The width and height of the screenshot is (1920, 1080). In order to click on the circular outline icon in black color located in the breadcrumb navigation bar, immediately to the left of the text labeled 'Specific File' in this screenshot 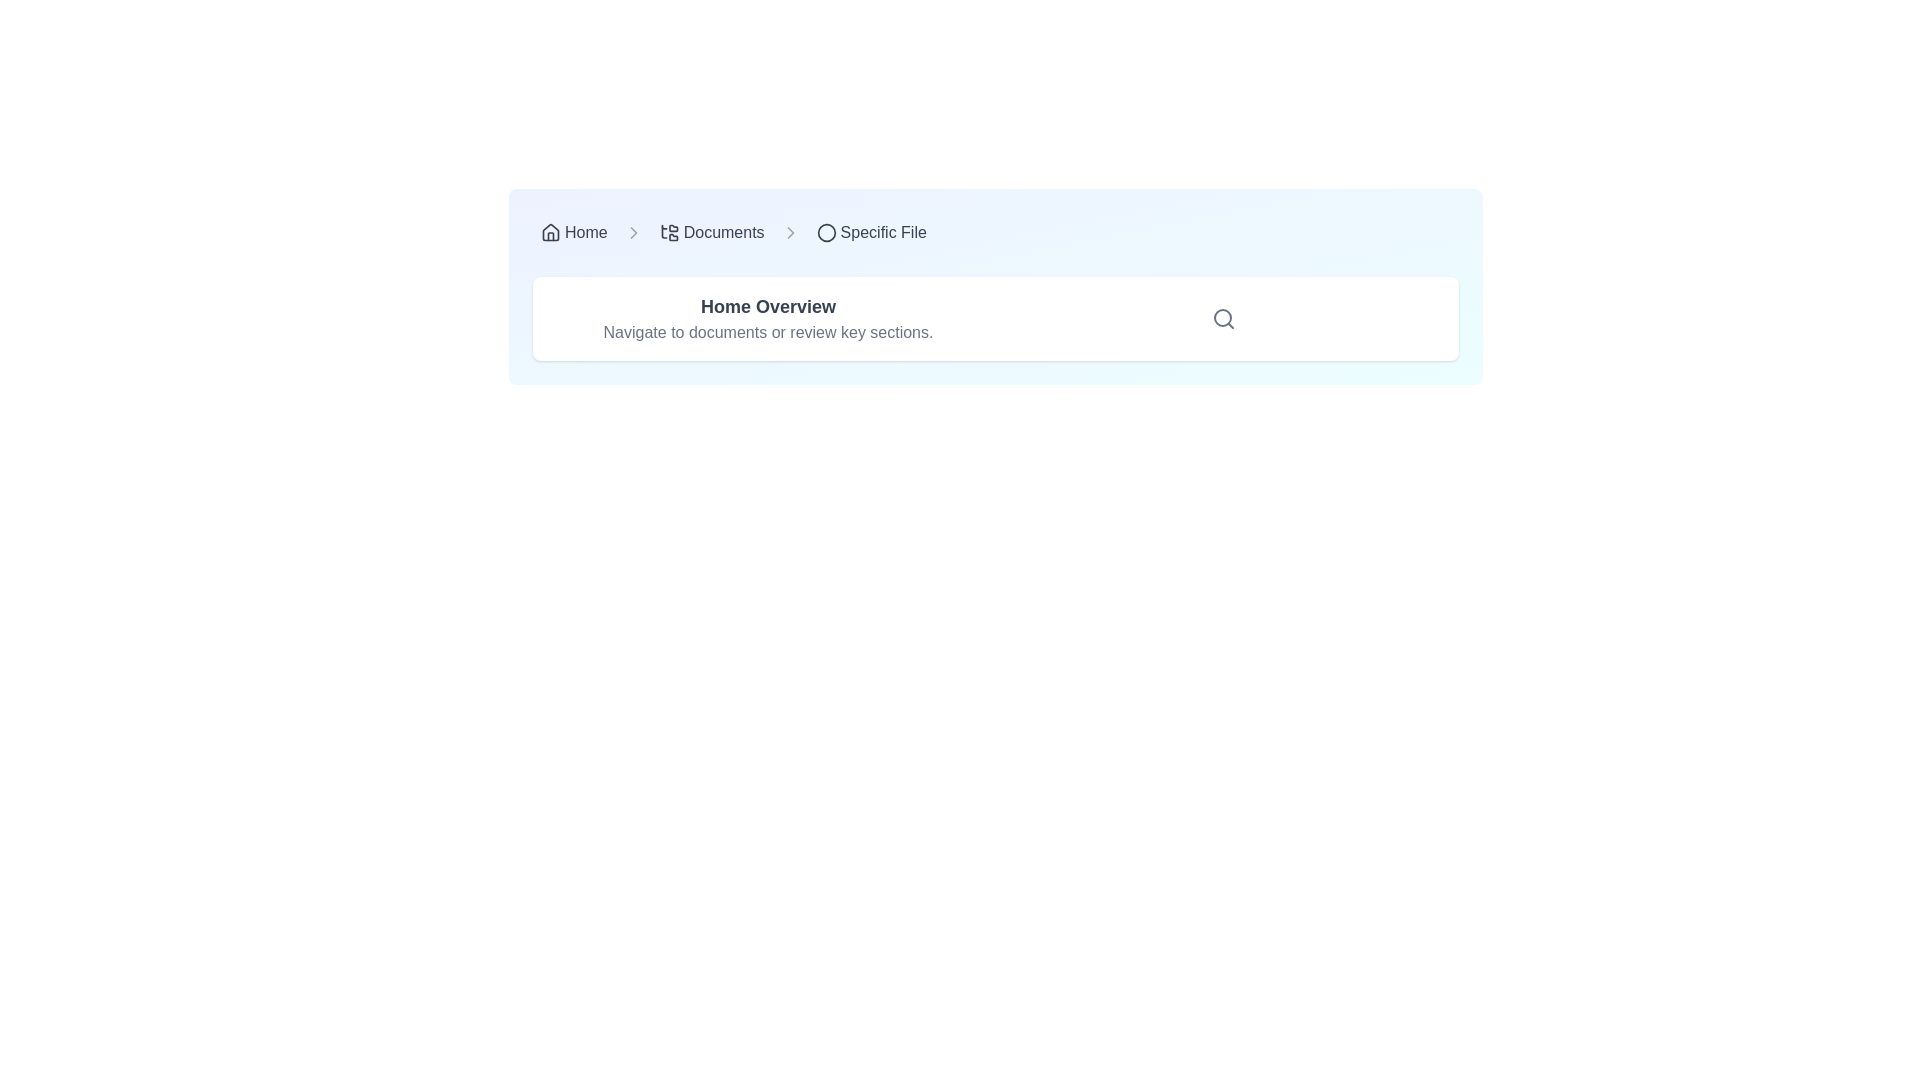, I will do `click(826, 231)`.